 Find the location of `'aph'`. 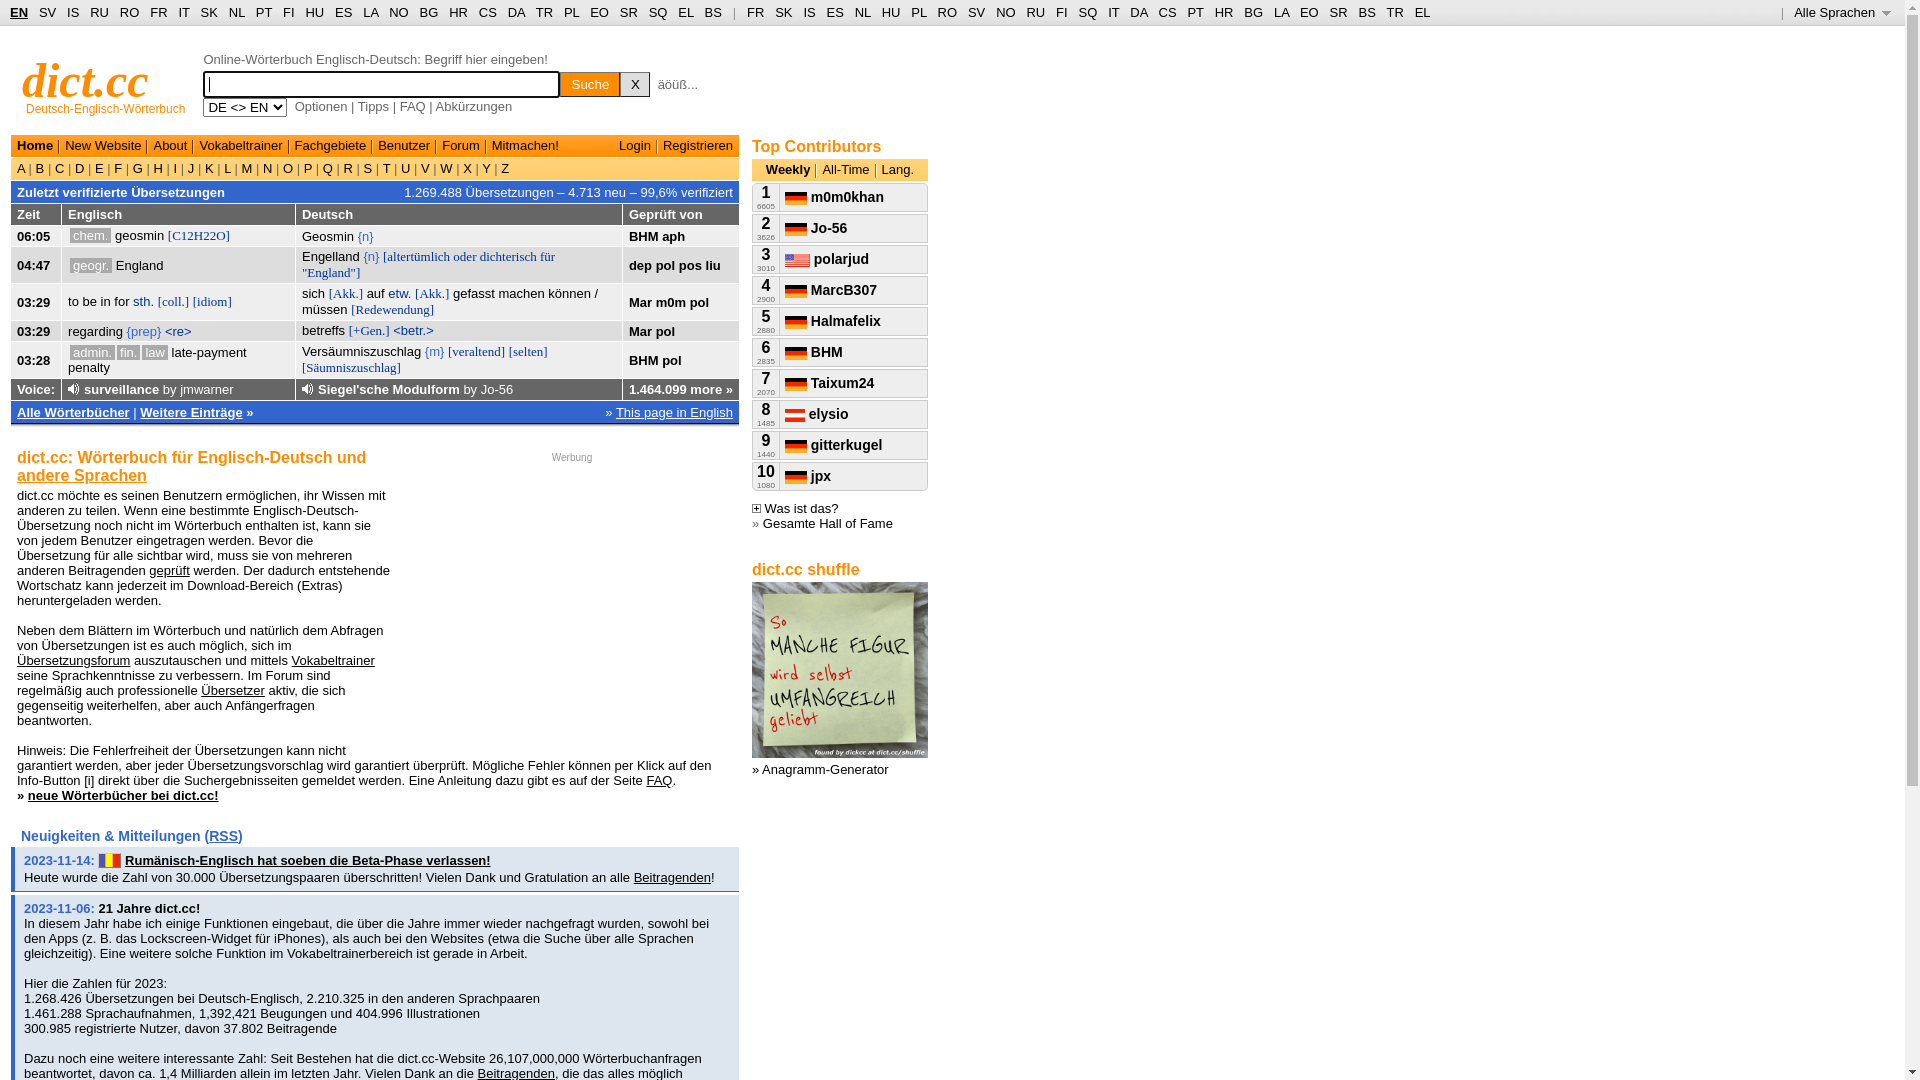

'aph' is located at coordinates (673, 234).